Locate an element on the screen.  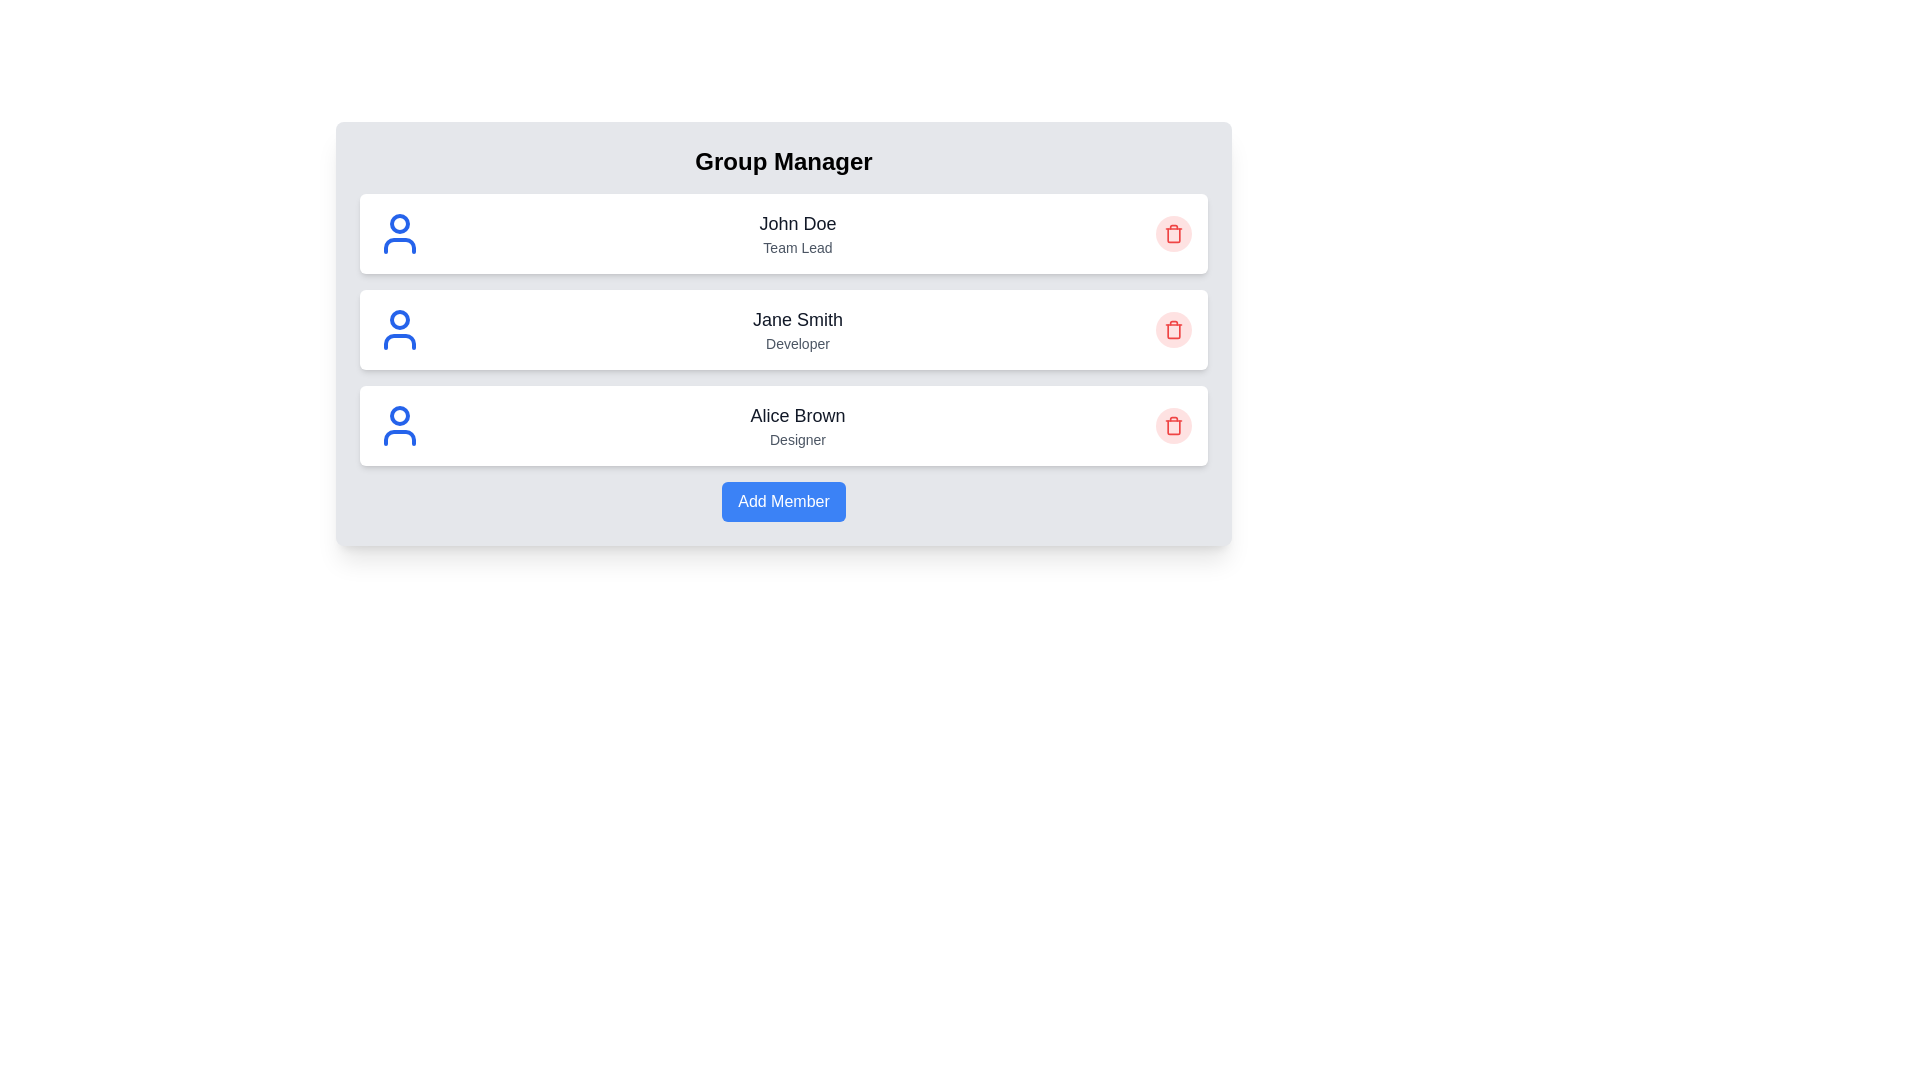
the lower half of the SVG-based user icon, which is a blue curved line resembling a torso, located at the beginning of the user row adjacent to 'John Doe' and 'Team Lead' is located at coordinates (399, 245).